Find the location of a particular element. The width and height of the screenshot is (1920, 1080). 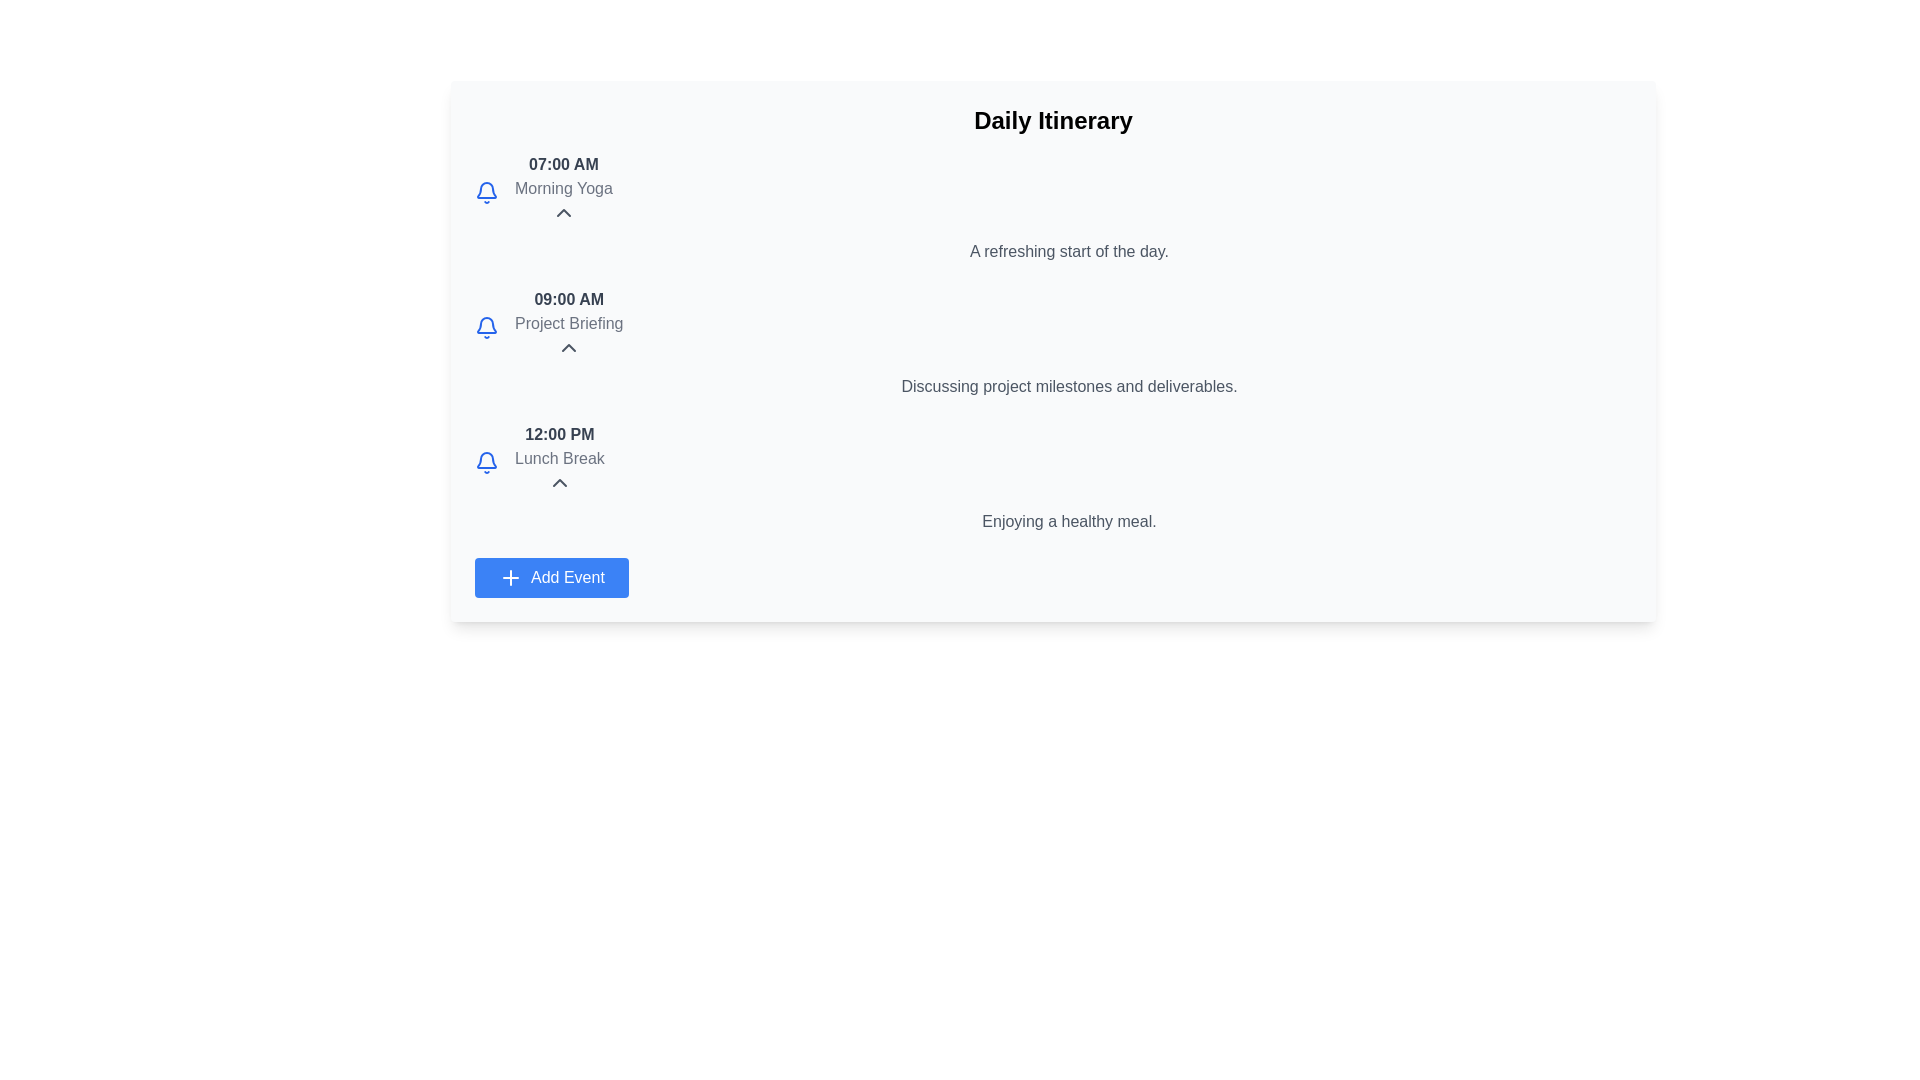

the notification icon that indicates an alert for '12:00 PM - Lunch Break', positioned to the left of the text is located at coordinates (486, 462).